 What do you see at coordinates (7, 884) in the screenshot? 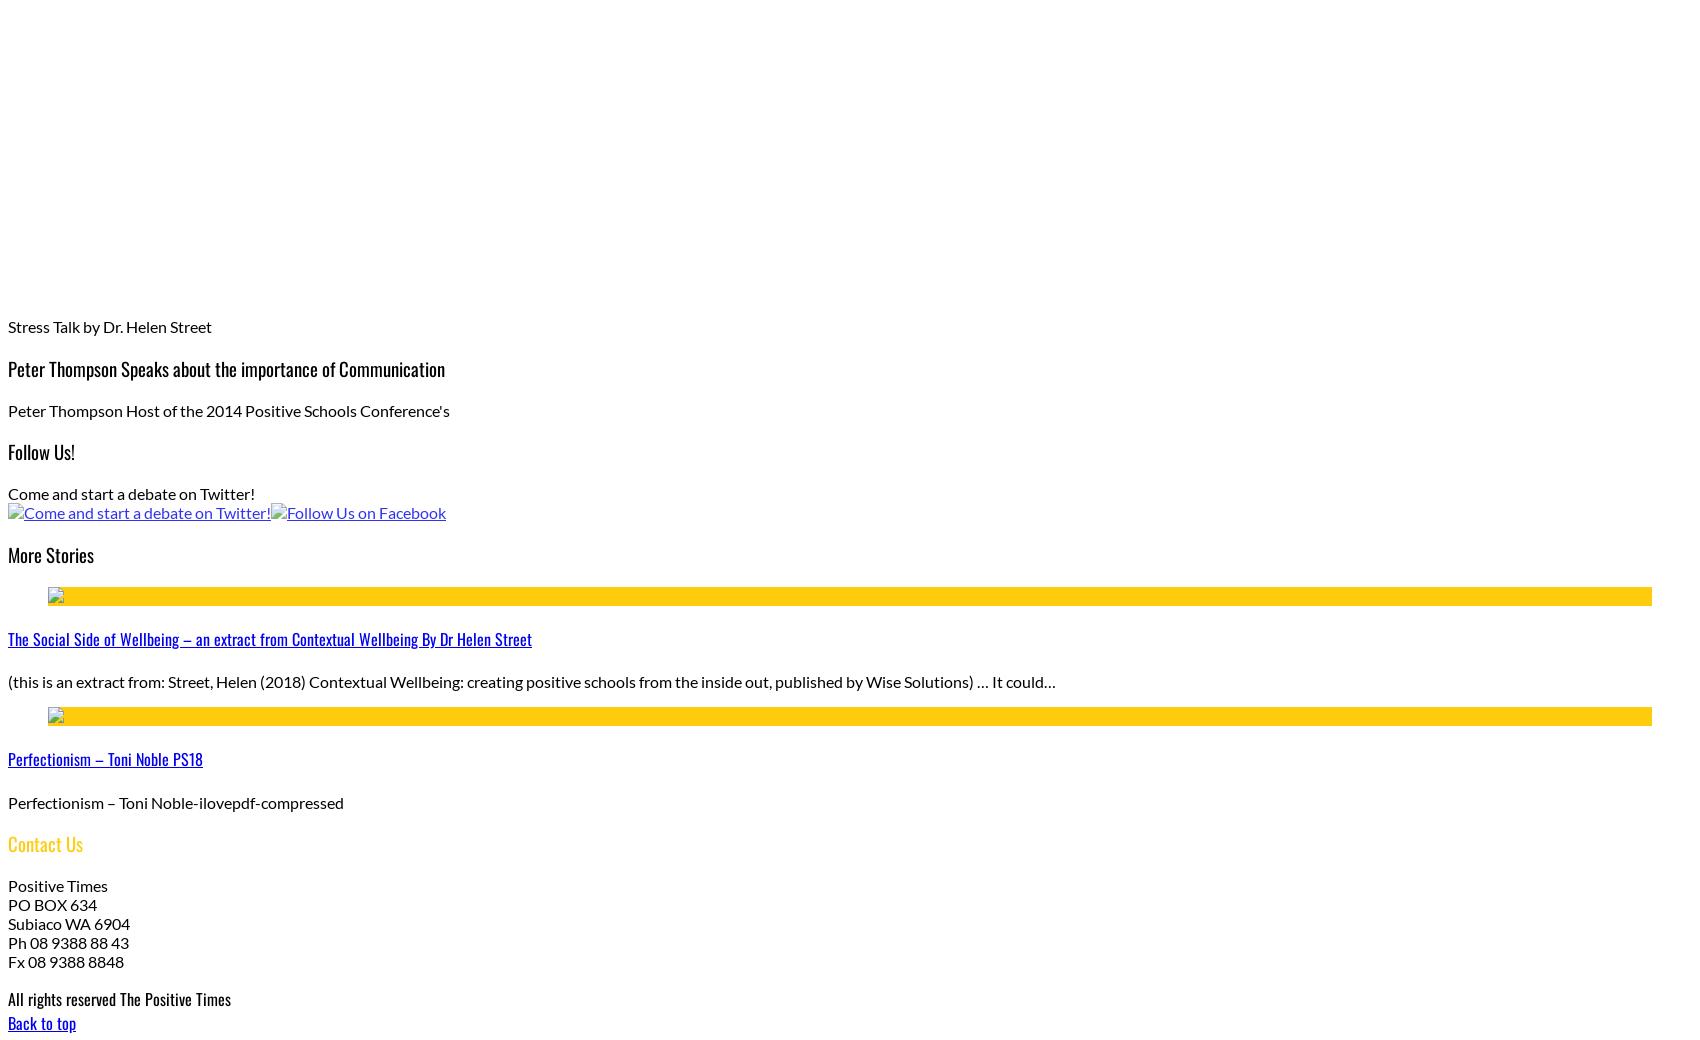
I see `'Positive Times'` at bounding box center [7, 884].